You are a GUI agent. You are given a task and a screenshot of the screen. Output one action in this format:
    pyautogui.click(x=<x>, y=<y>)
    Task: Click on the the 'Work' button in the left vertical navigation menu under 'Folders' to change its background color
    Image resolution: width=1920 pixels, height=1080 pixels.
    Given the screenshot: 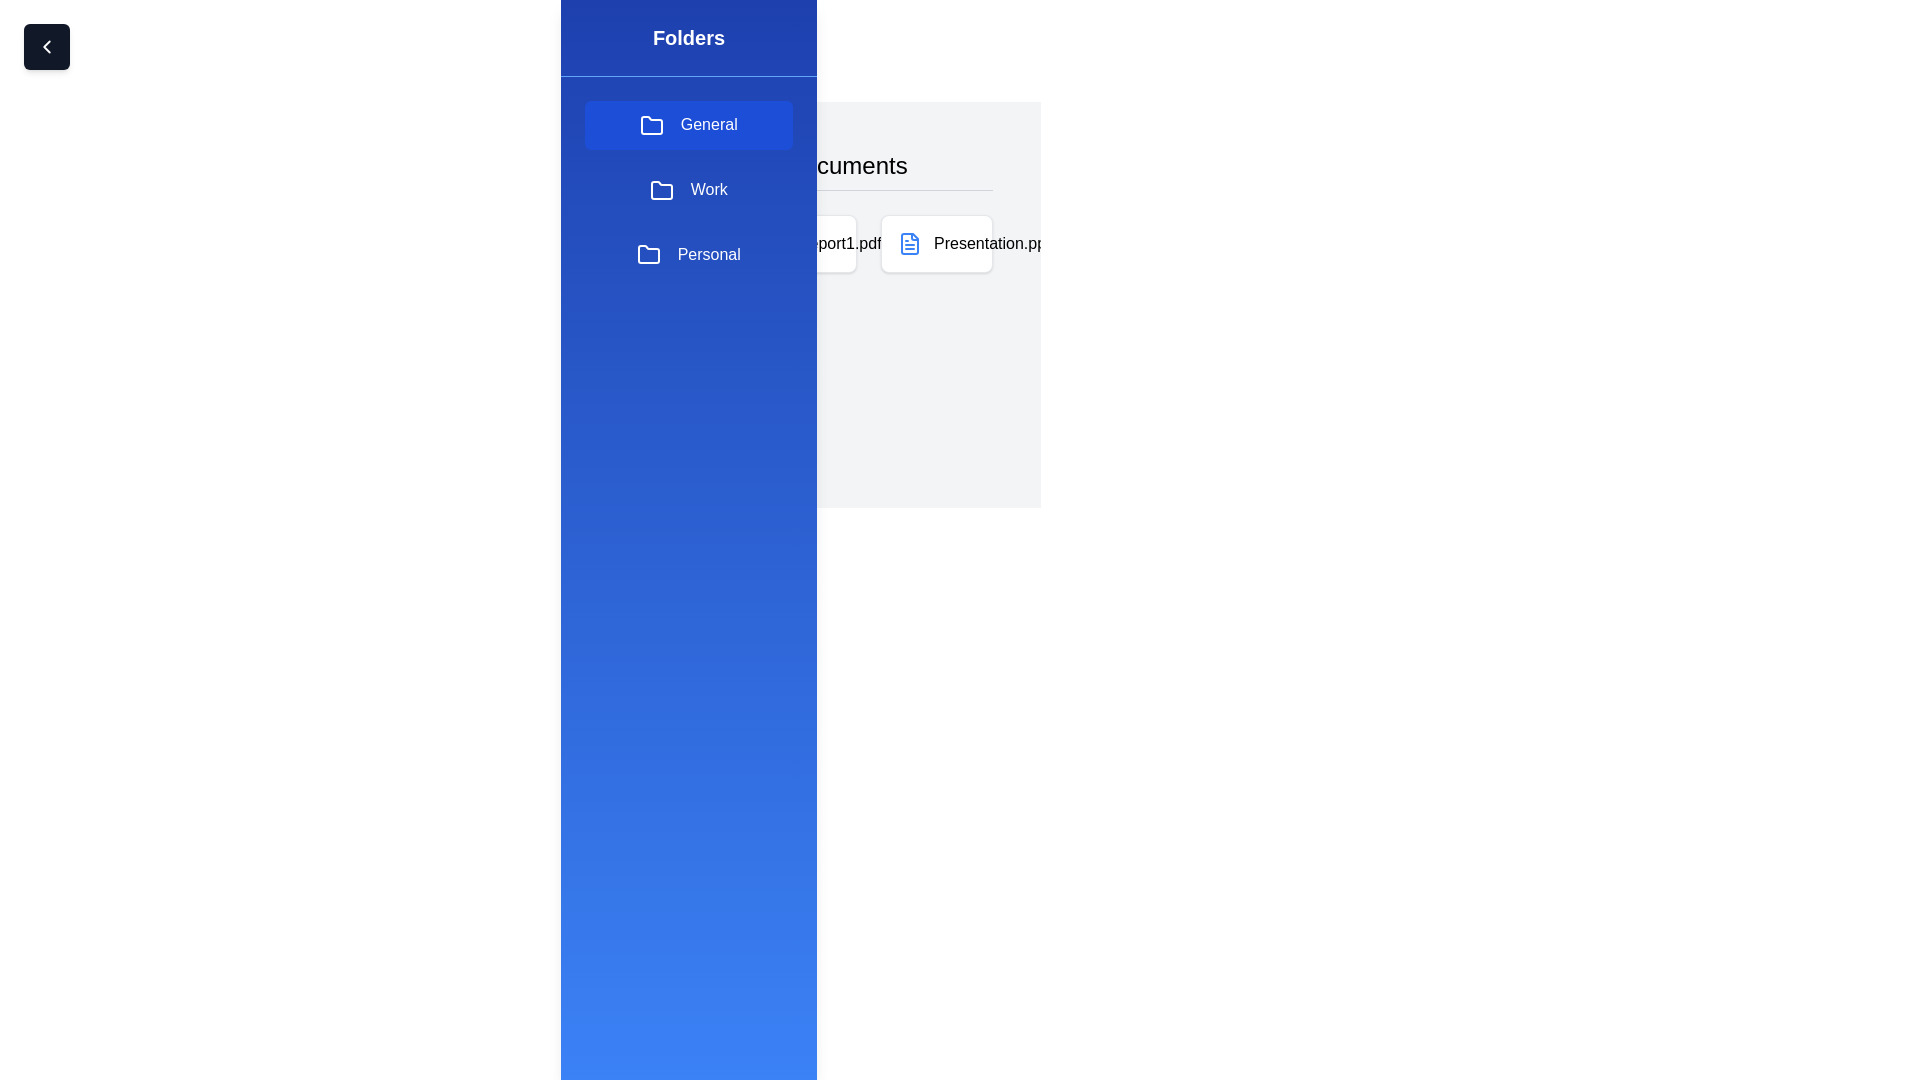 What is the action you would take?
    pyautogui.click(x=689, y=189)
    